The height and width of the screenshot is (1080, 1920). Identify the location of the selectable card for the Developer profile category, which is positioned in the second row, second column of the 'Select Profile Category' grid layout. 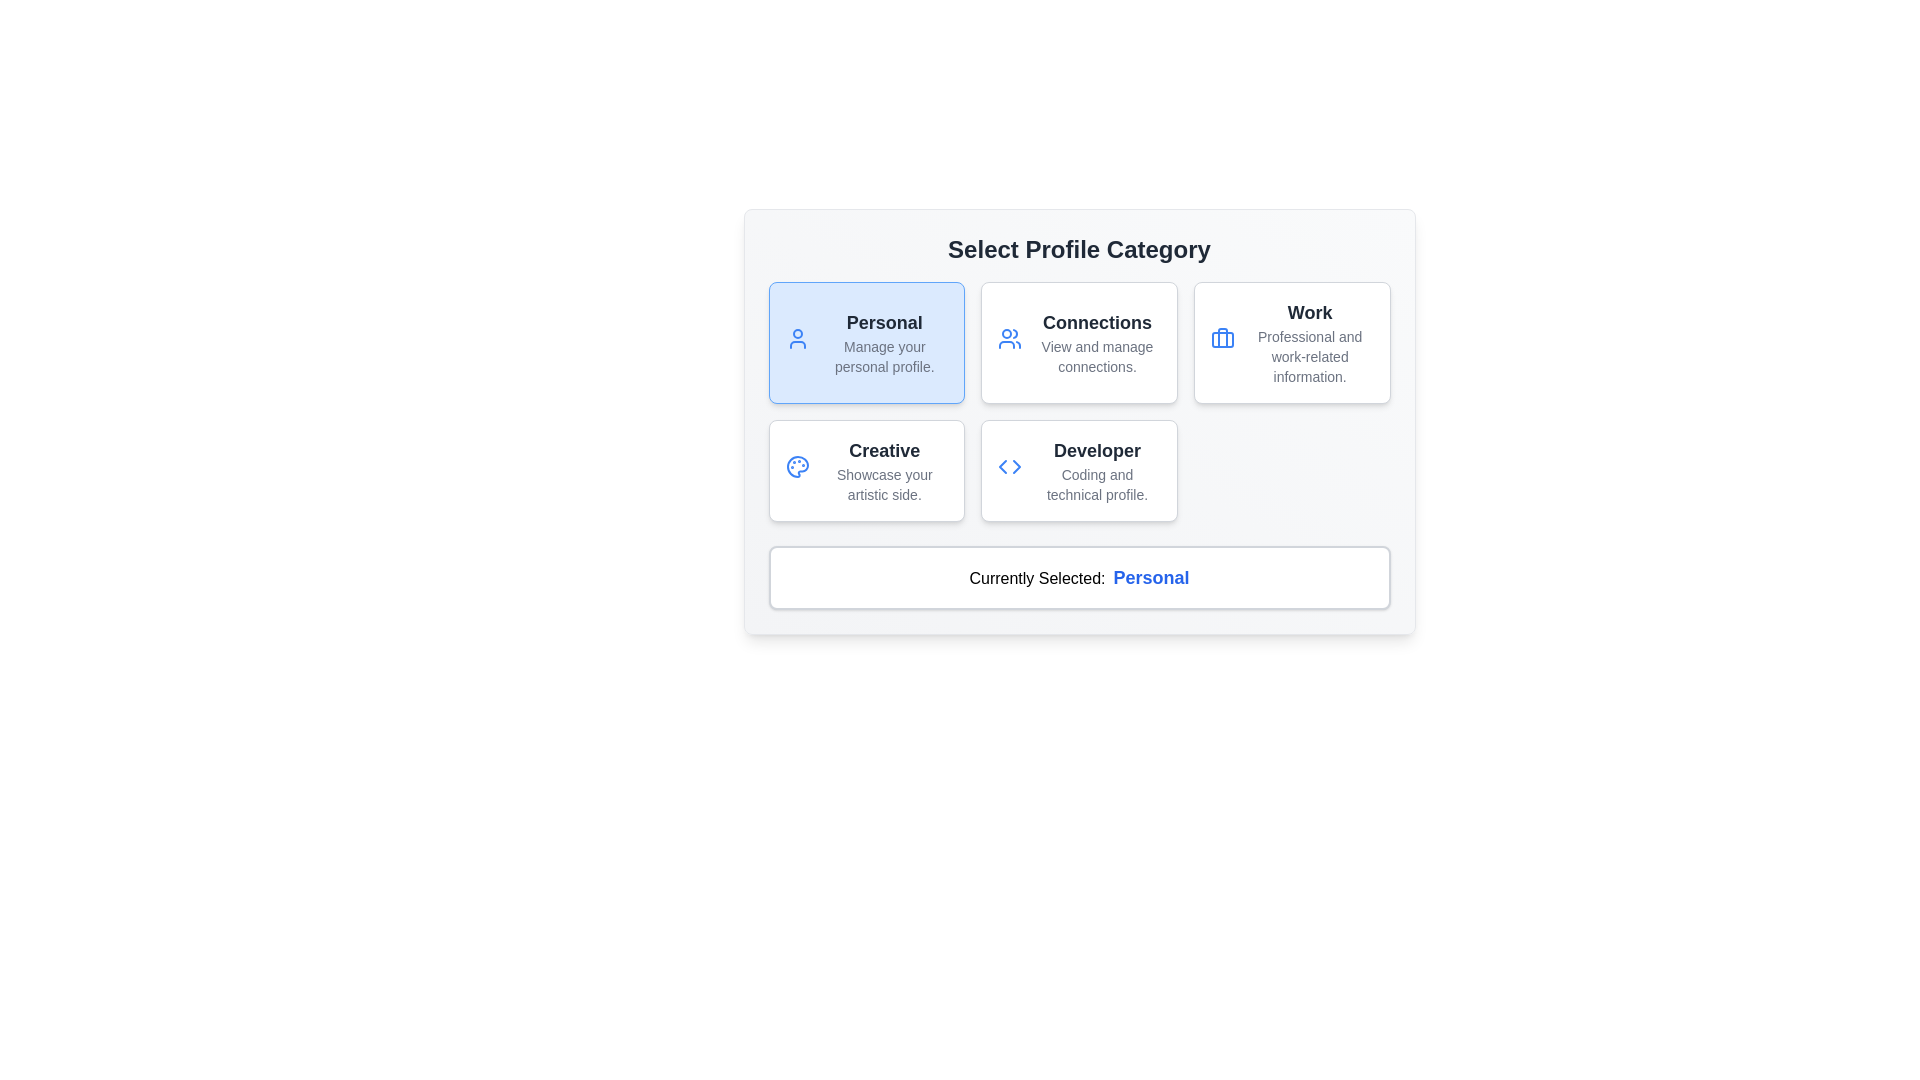
(1078, 470).